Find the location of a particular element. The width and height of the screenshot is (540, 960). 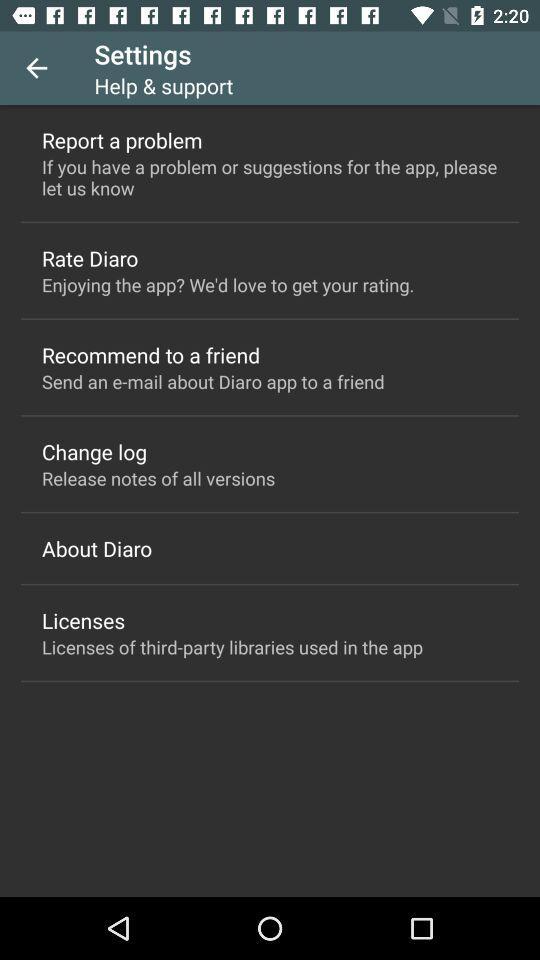

change log icon is located at coordinates (93, 451).